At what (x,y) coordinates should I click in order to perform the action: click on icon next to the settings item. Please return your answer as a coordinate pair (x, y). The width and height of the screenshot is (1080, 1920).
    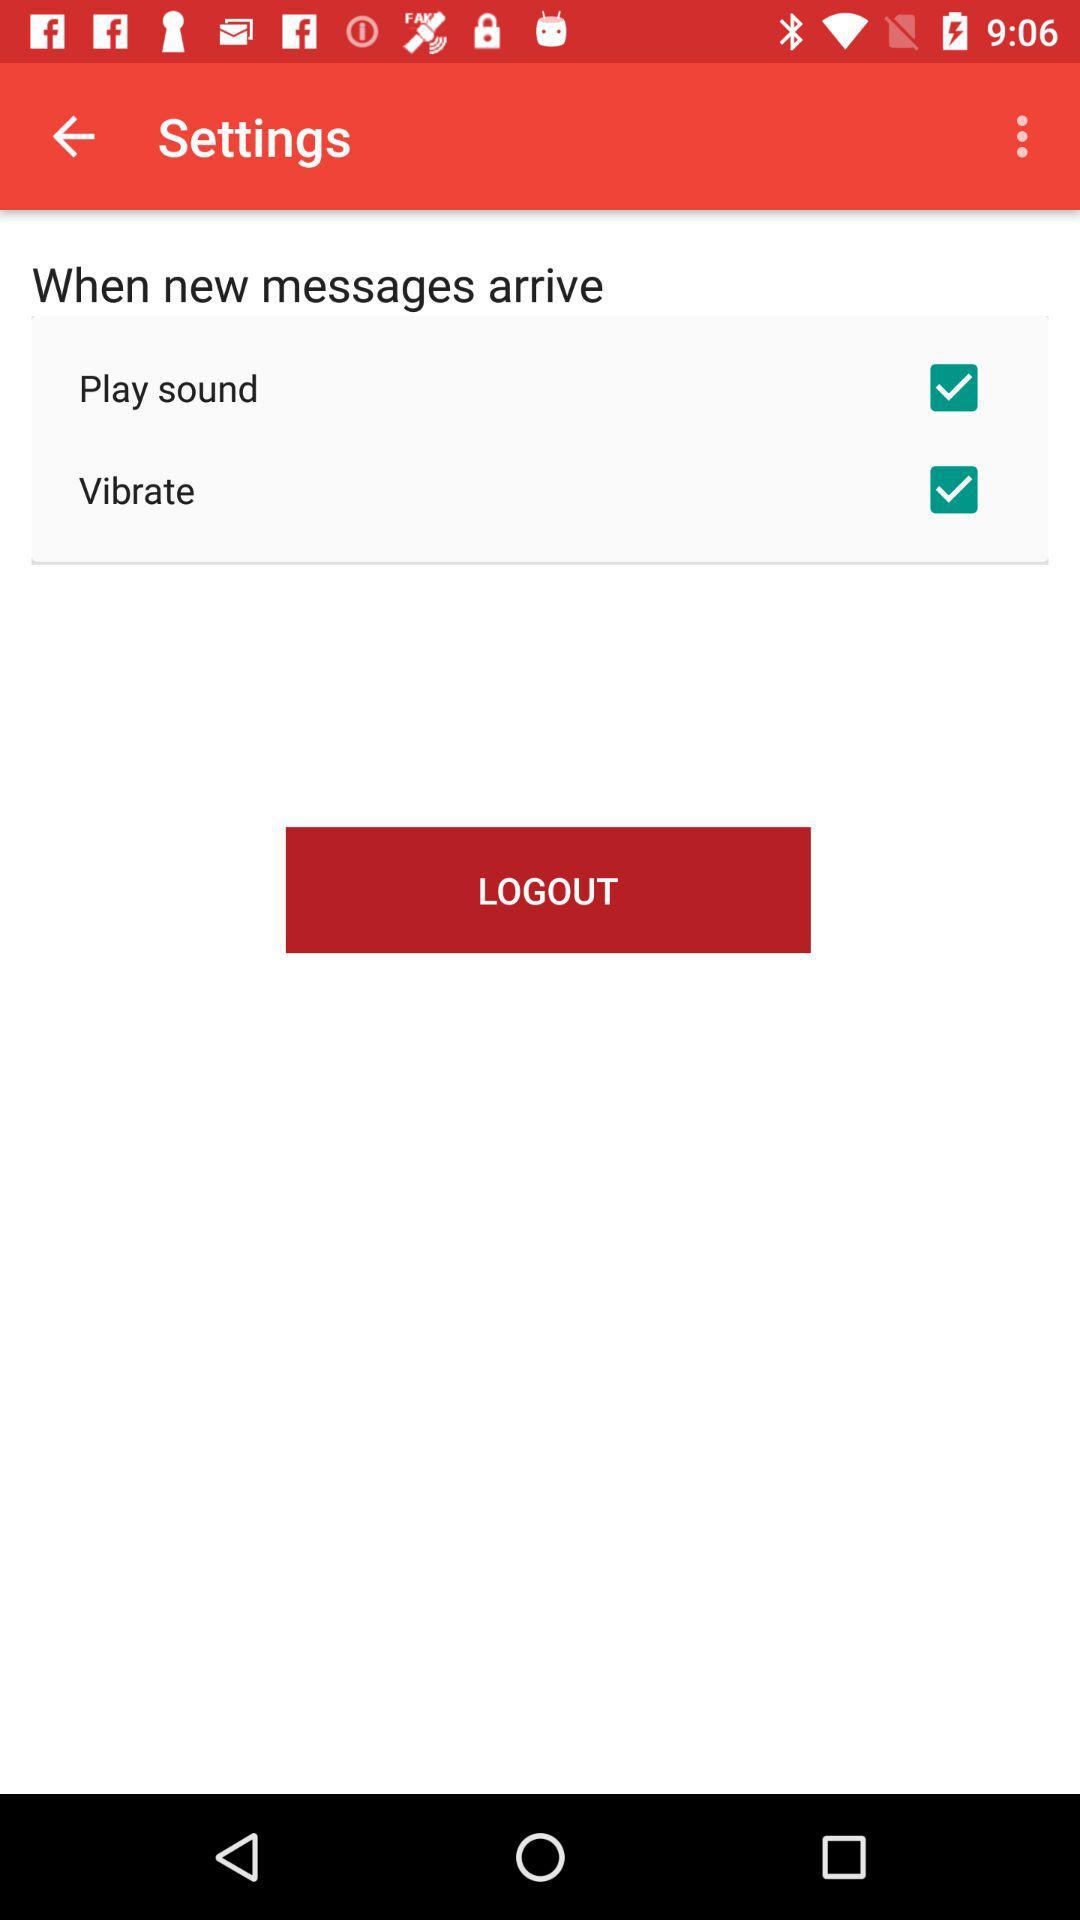
    Looking at the image, I should click on (1027, 135).